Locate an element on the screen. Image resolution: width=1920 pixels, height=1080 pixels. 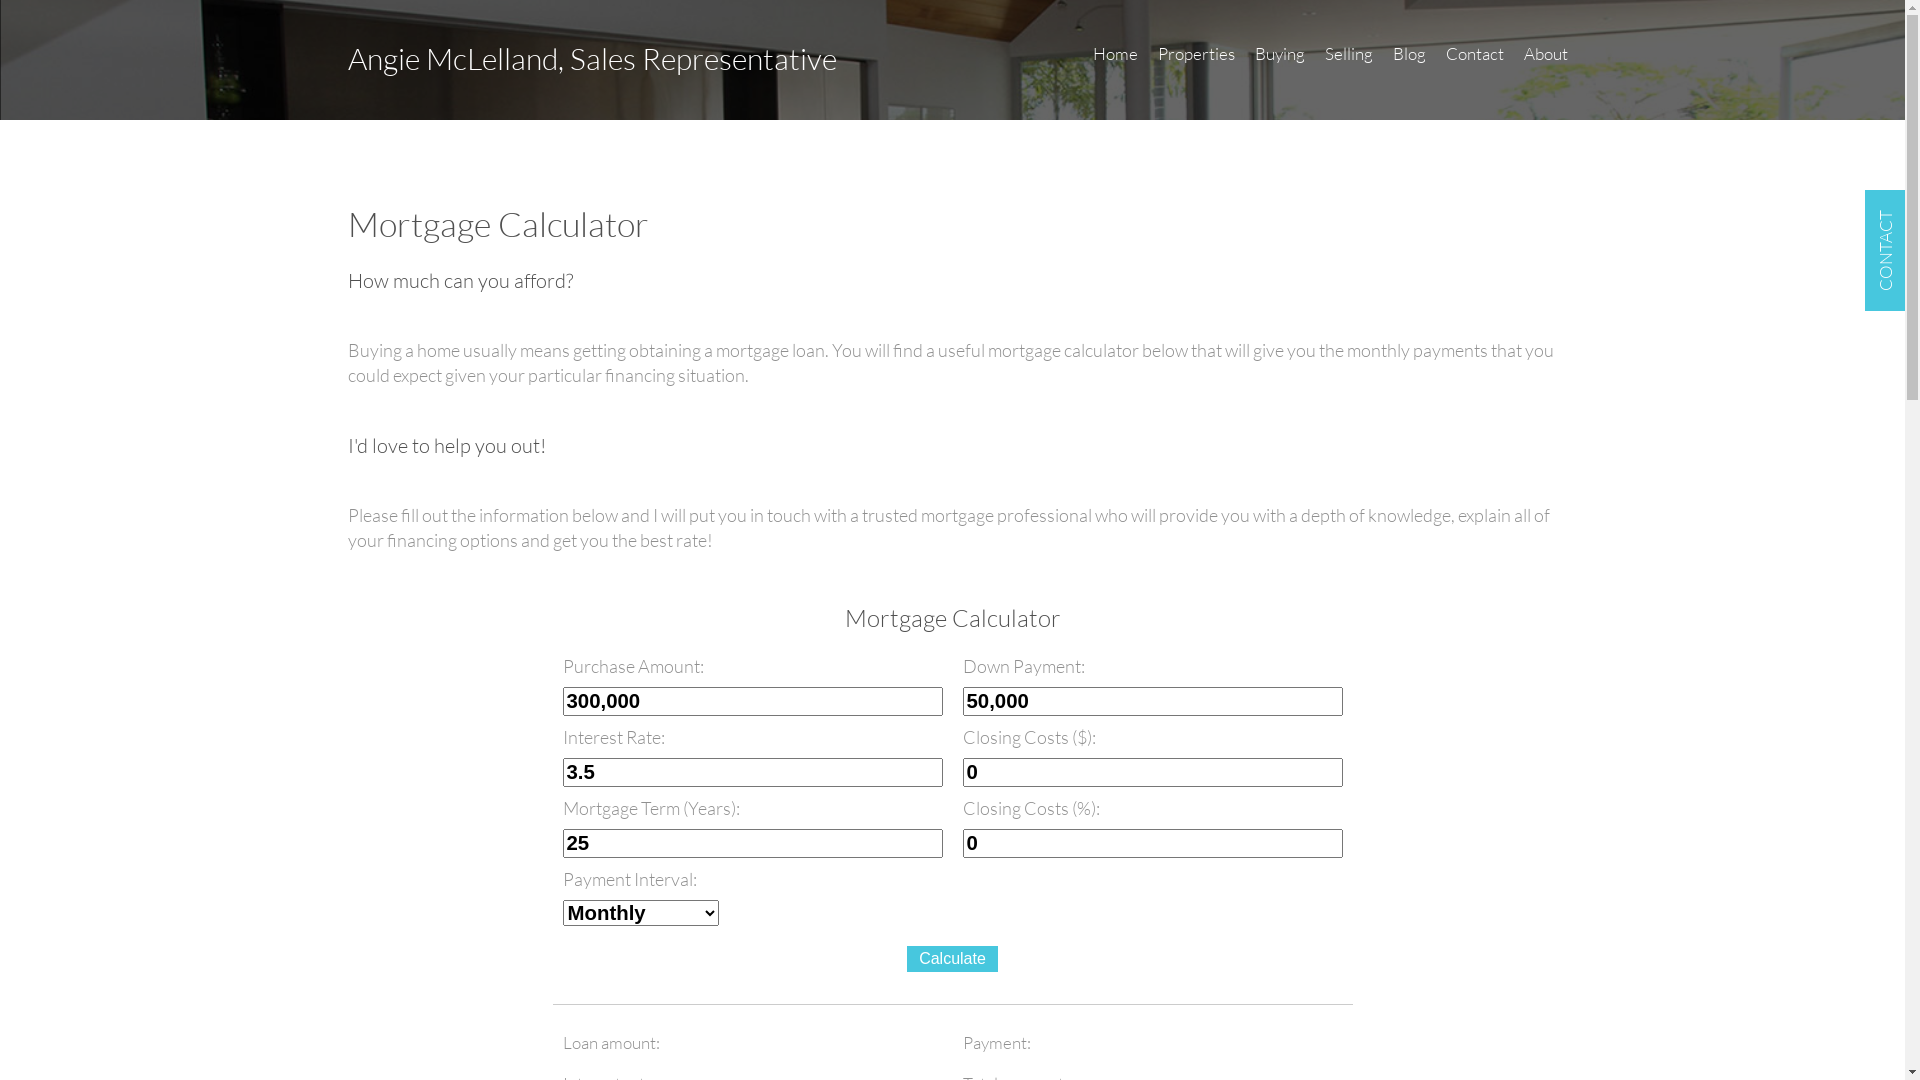
'Calculate' is located at coordinates (951, 958).